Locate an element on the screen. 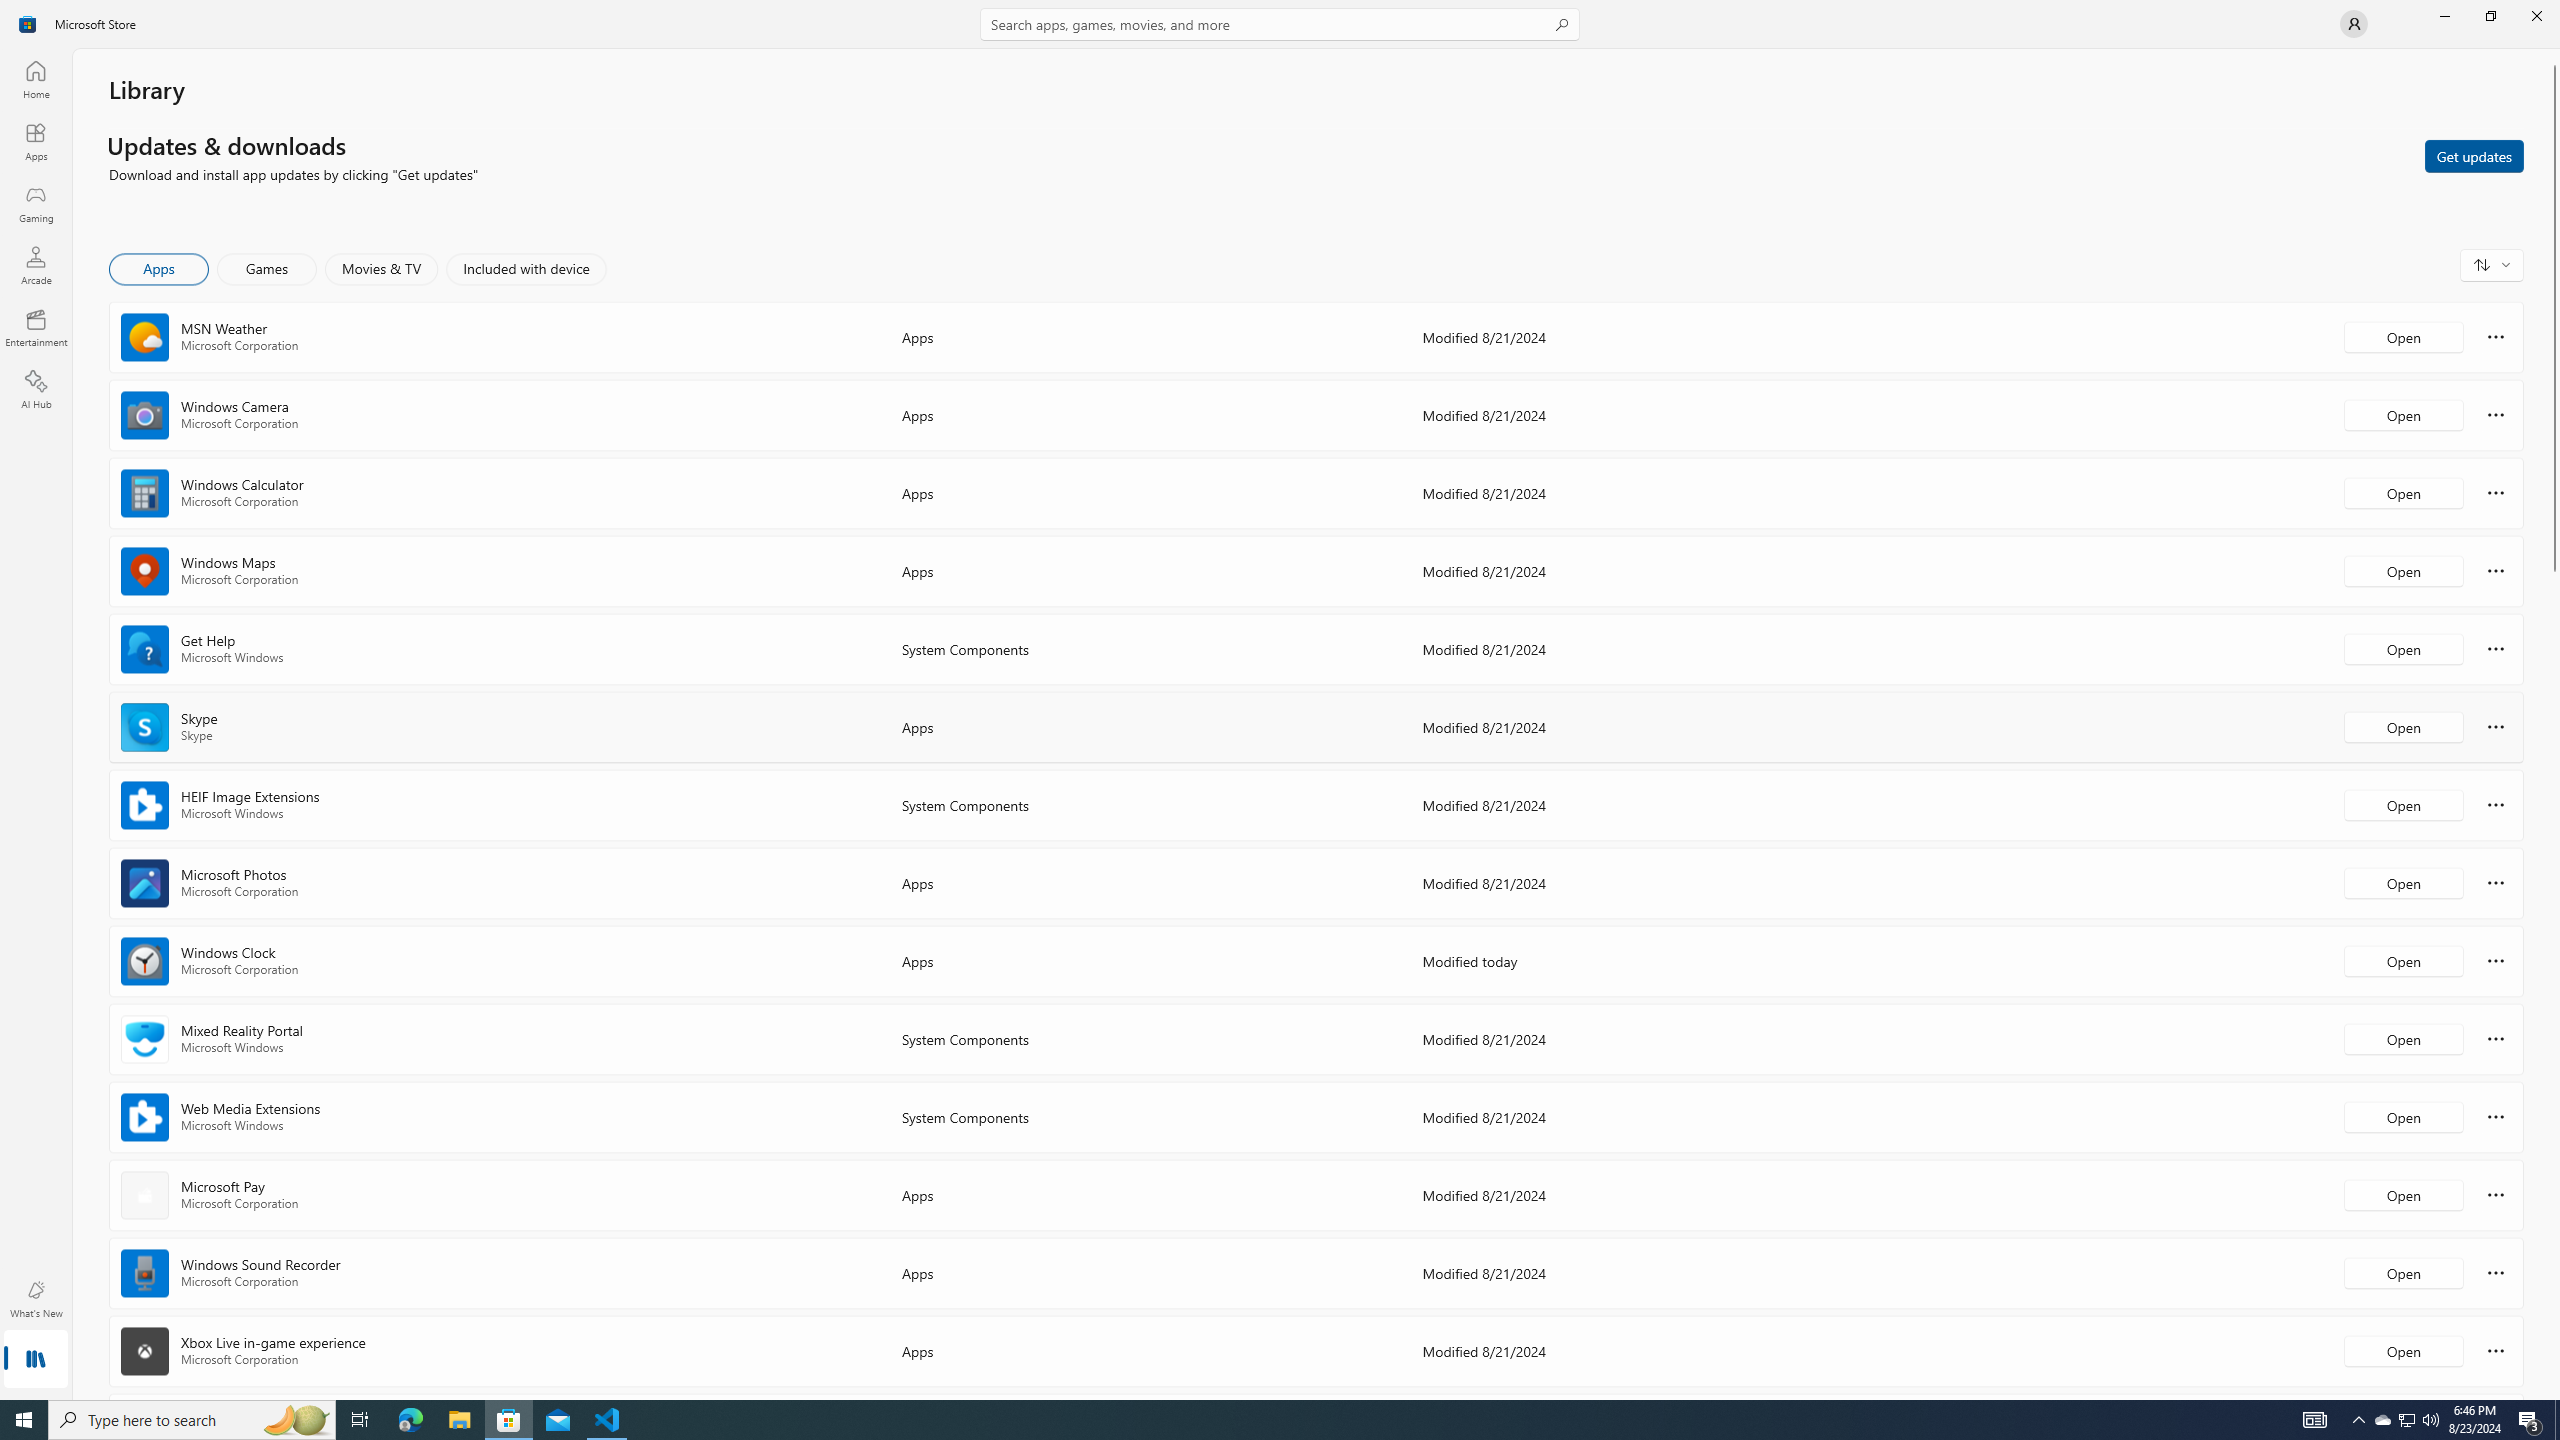 This screenshot has width=2560, height=1440. 'Arcade' is located at coordinates (34, 264).